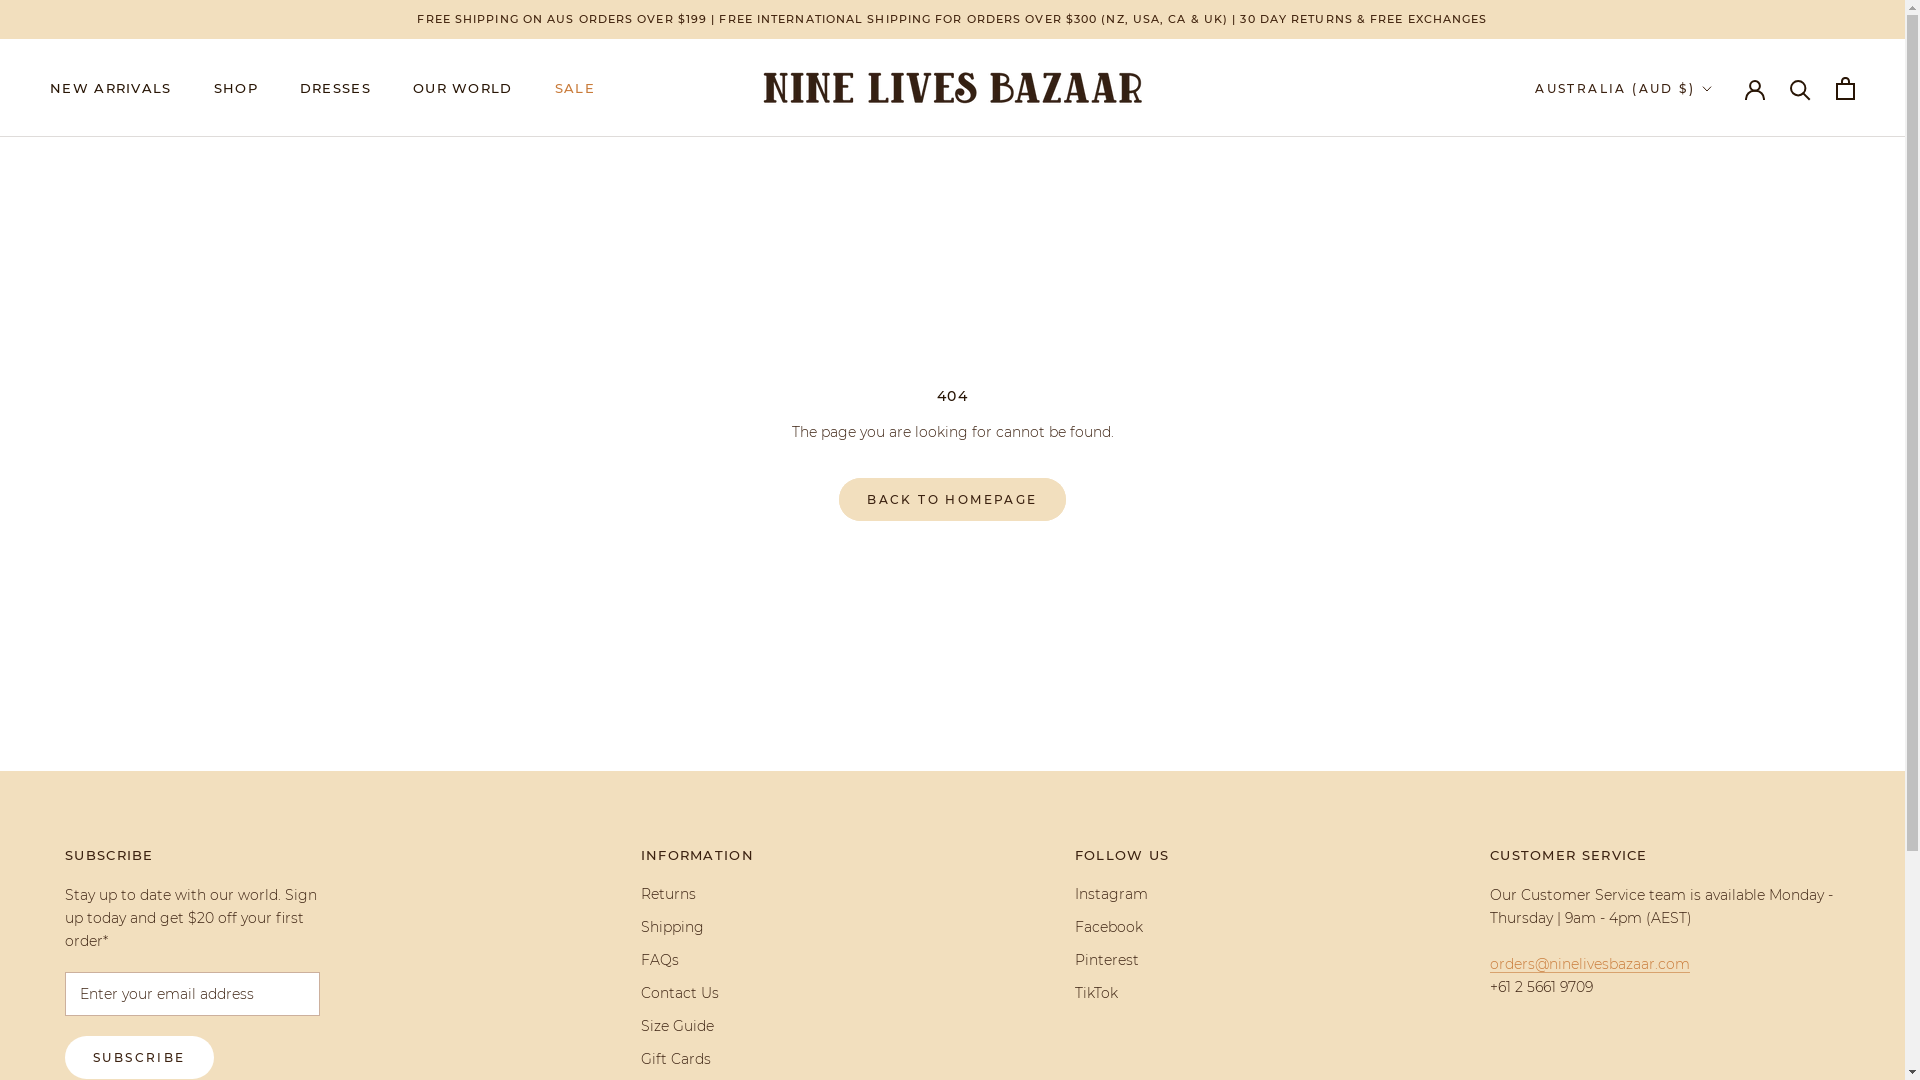 Image resolution: width=1920 pixels, height=1080 pixels. I want to click on 'orders@ninelivesbazaar.com', so click(1588, 963).